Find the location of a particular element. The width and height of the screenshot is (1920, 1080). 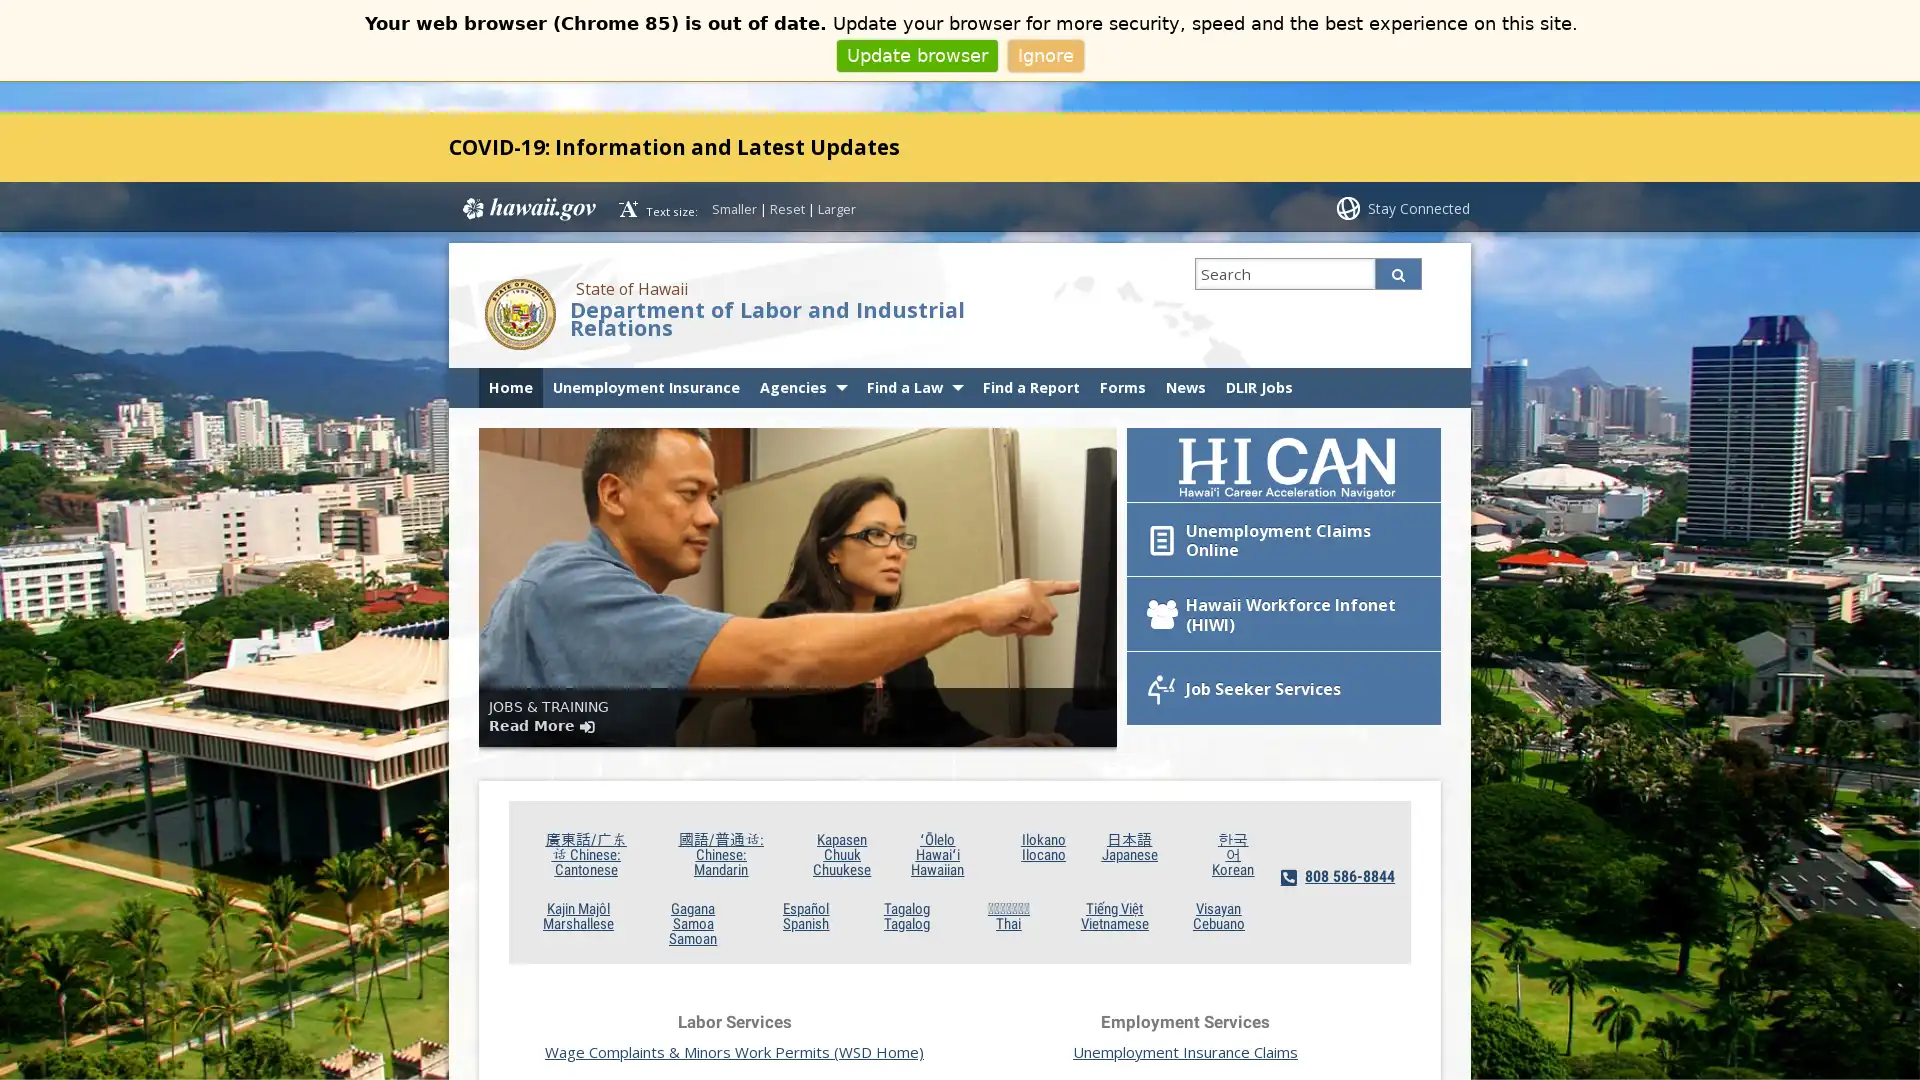

Tagalog Tagalog is located at coordinates (905, 925).